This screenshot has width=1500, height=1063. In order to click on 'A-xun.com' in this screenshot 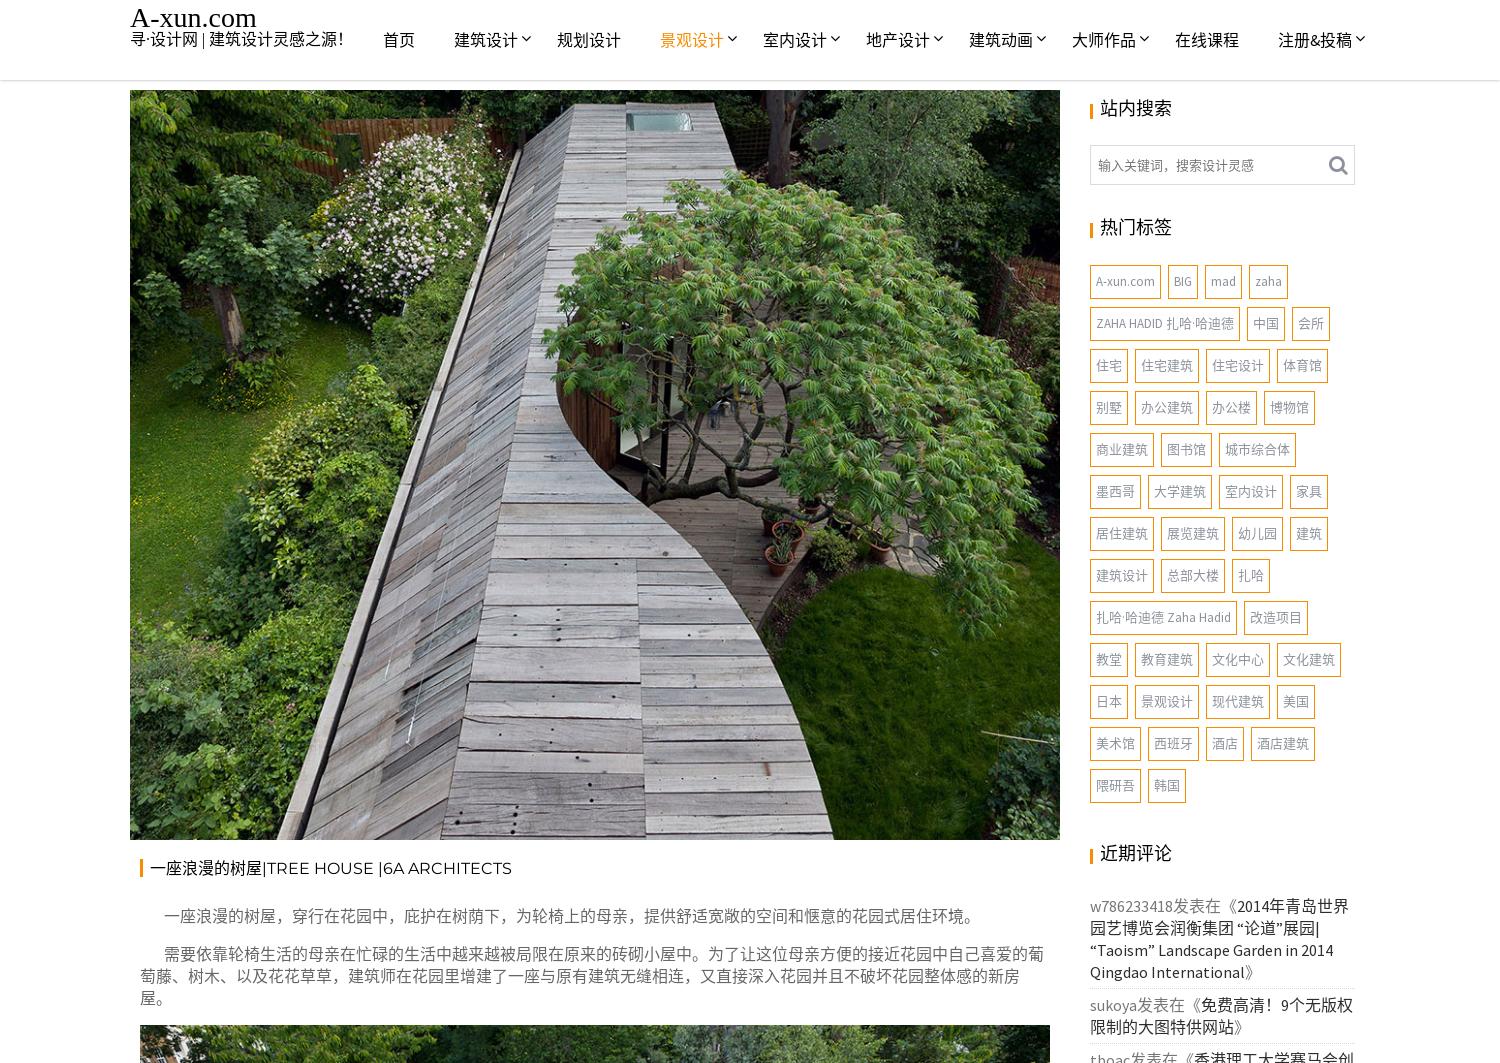, I will do `click(1125, 280)`.